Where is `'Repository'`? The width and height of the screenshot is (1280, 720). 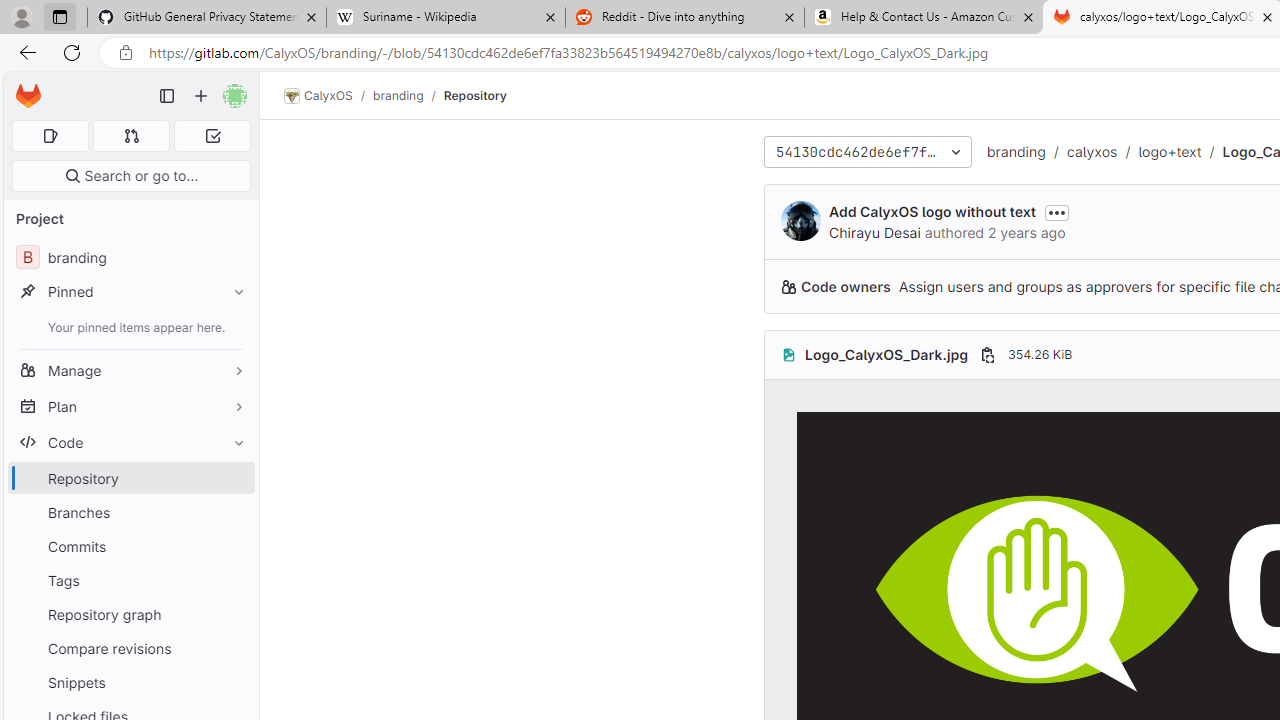 'Repository' is located at coordinates (473, 95).